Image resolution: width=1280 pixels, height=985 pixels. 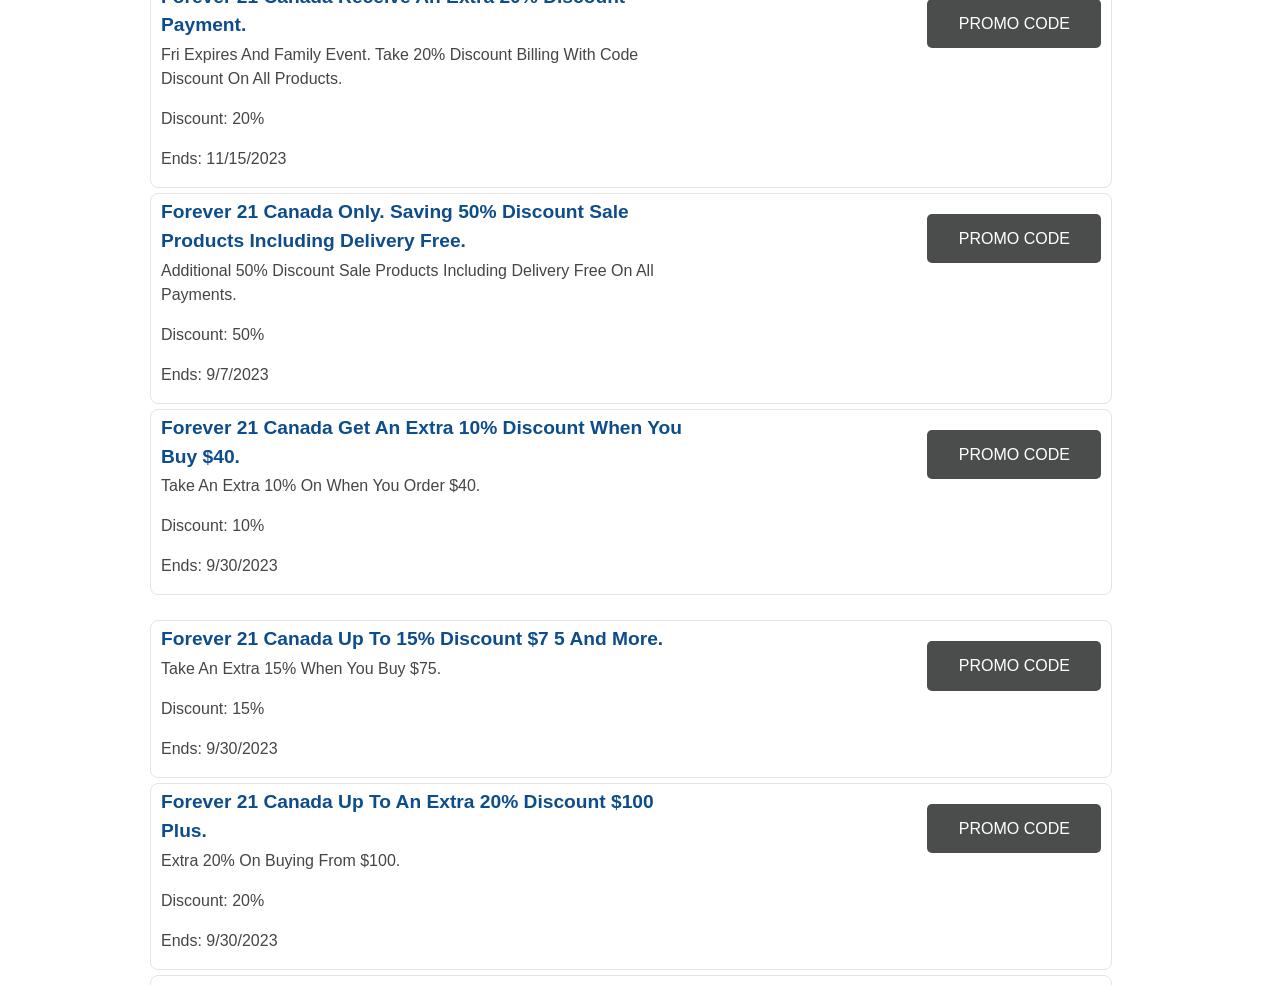 What do you see at coordinates (161, 65) in the screenshot?
I see `'Fri Expires And Family Event. Take 20% Discount Billing With Code Discount On All Products.'` at bounding box center [161, 65].